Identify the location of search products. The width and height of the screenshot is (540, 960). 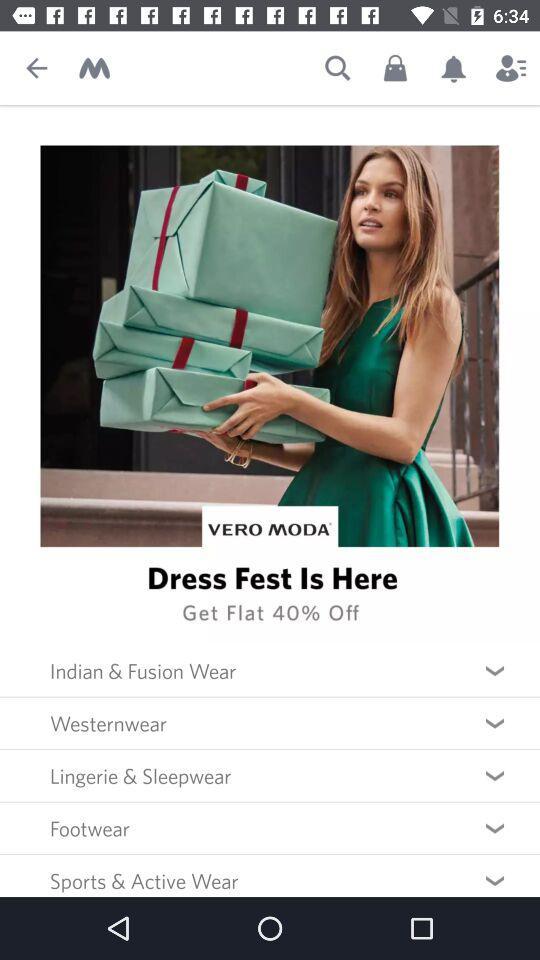
(337, 68).